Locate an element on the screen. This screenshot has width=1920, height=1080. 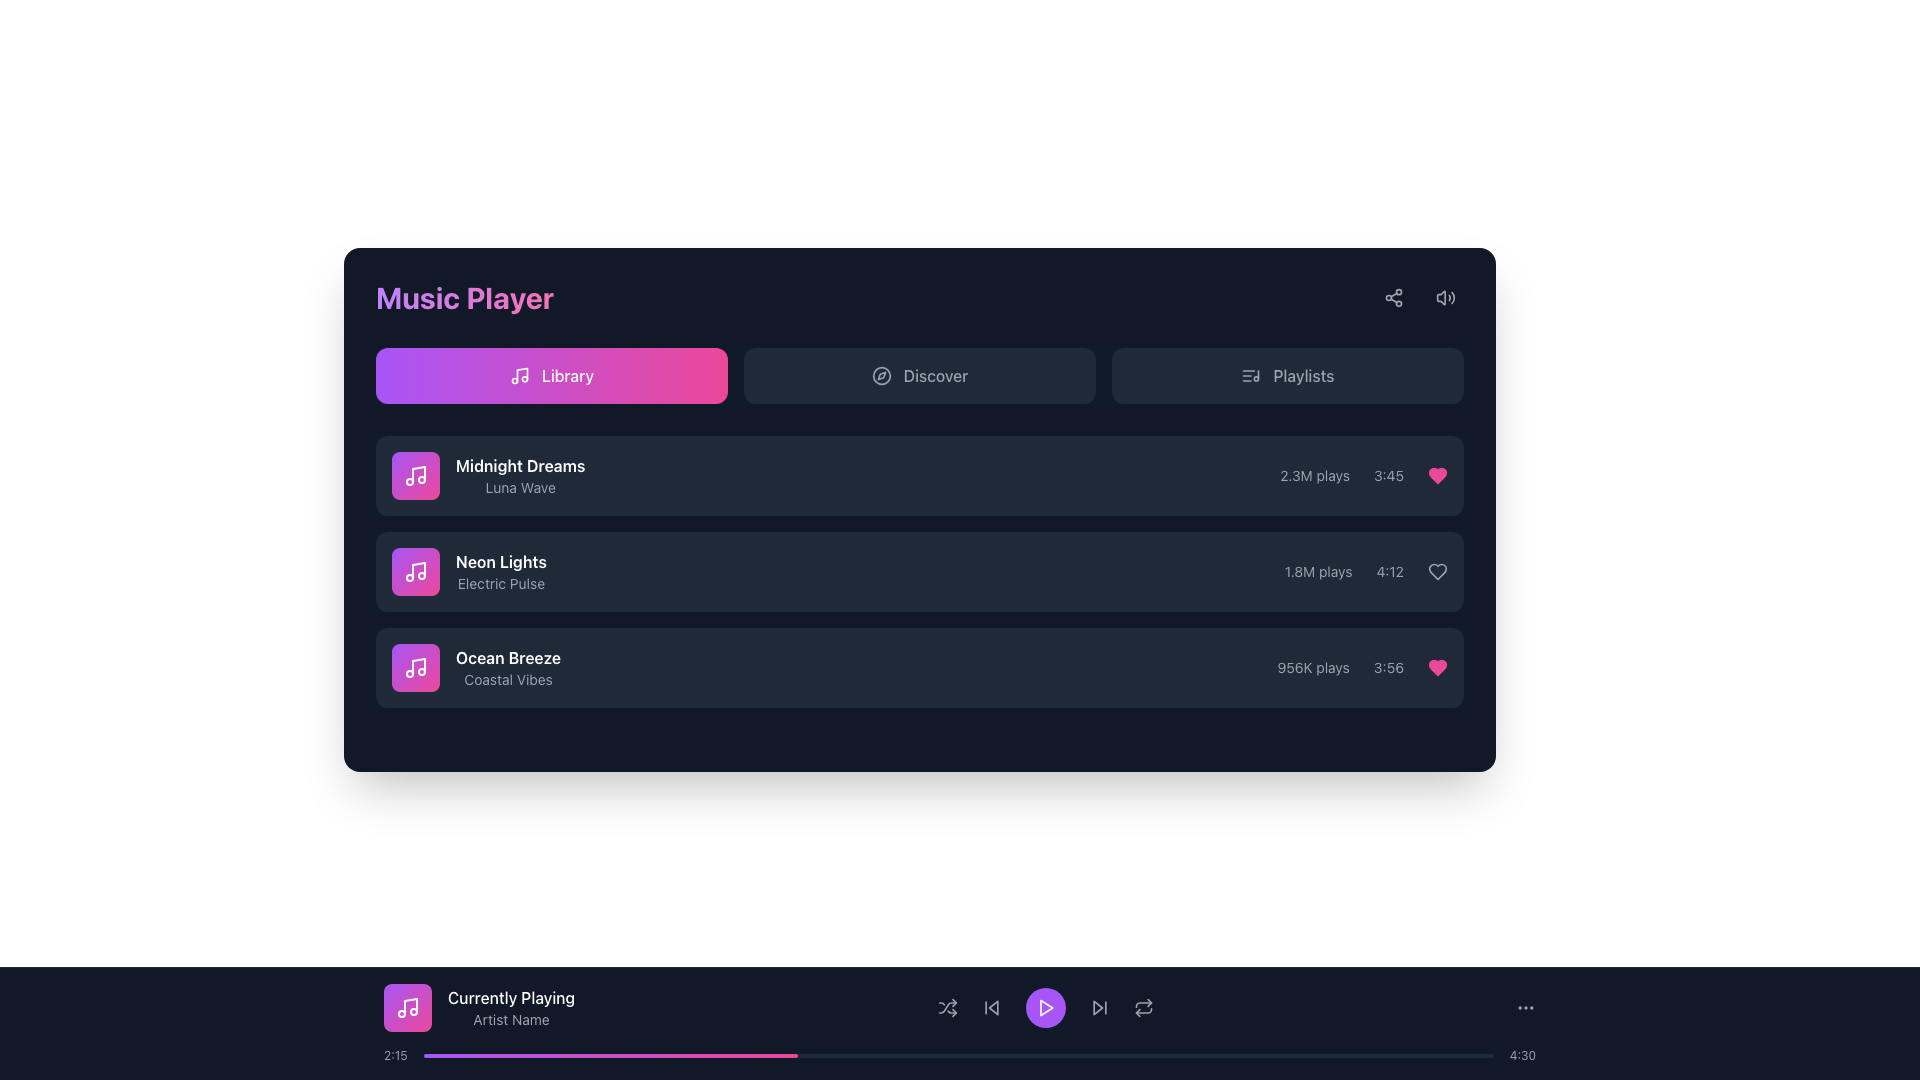
the heart-shaped icon filled with pink color representing the 'like' function, located in the far-right section of the playlist for the 'Ocean Breeze' track is located at coordinates (1437, 475).